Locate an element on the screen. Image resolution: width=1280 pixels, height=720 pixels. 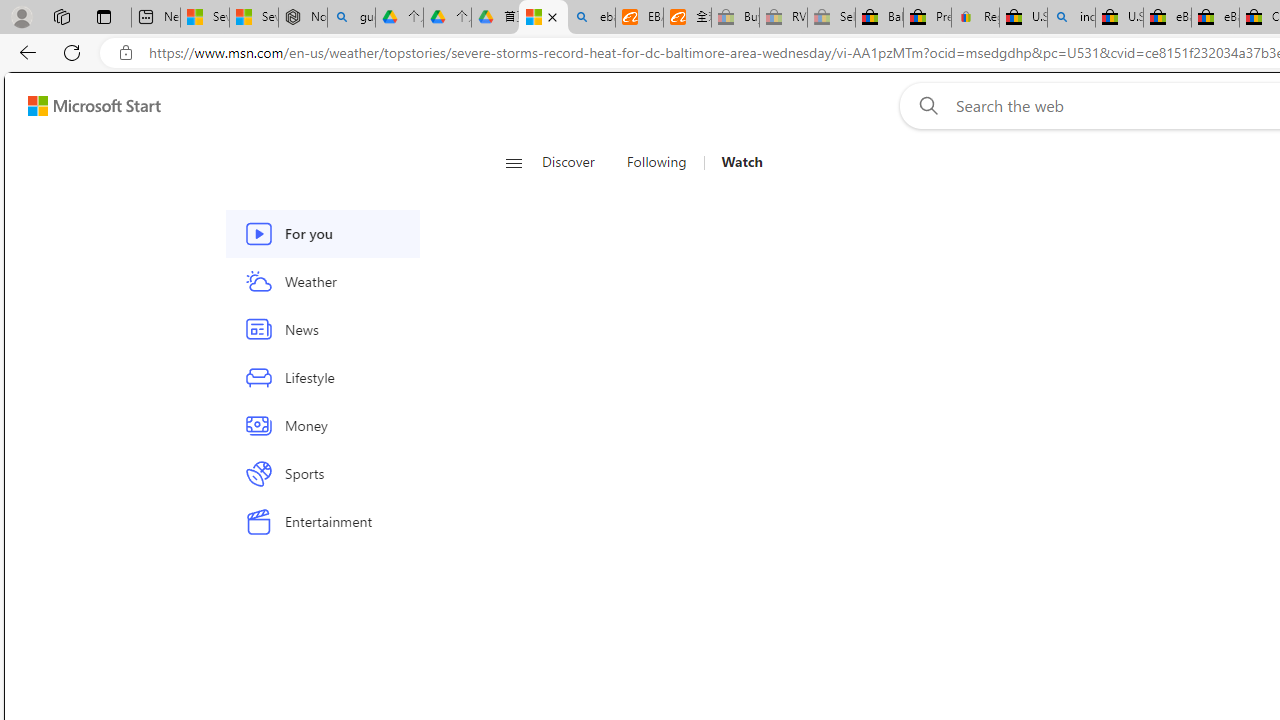
'including - Search' is located at coordinates (1070, 17).